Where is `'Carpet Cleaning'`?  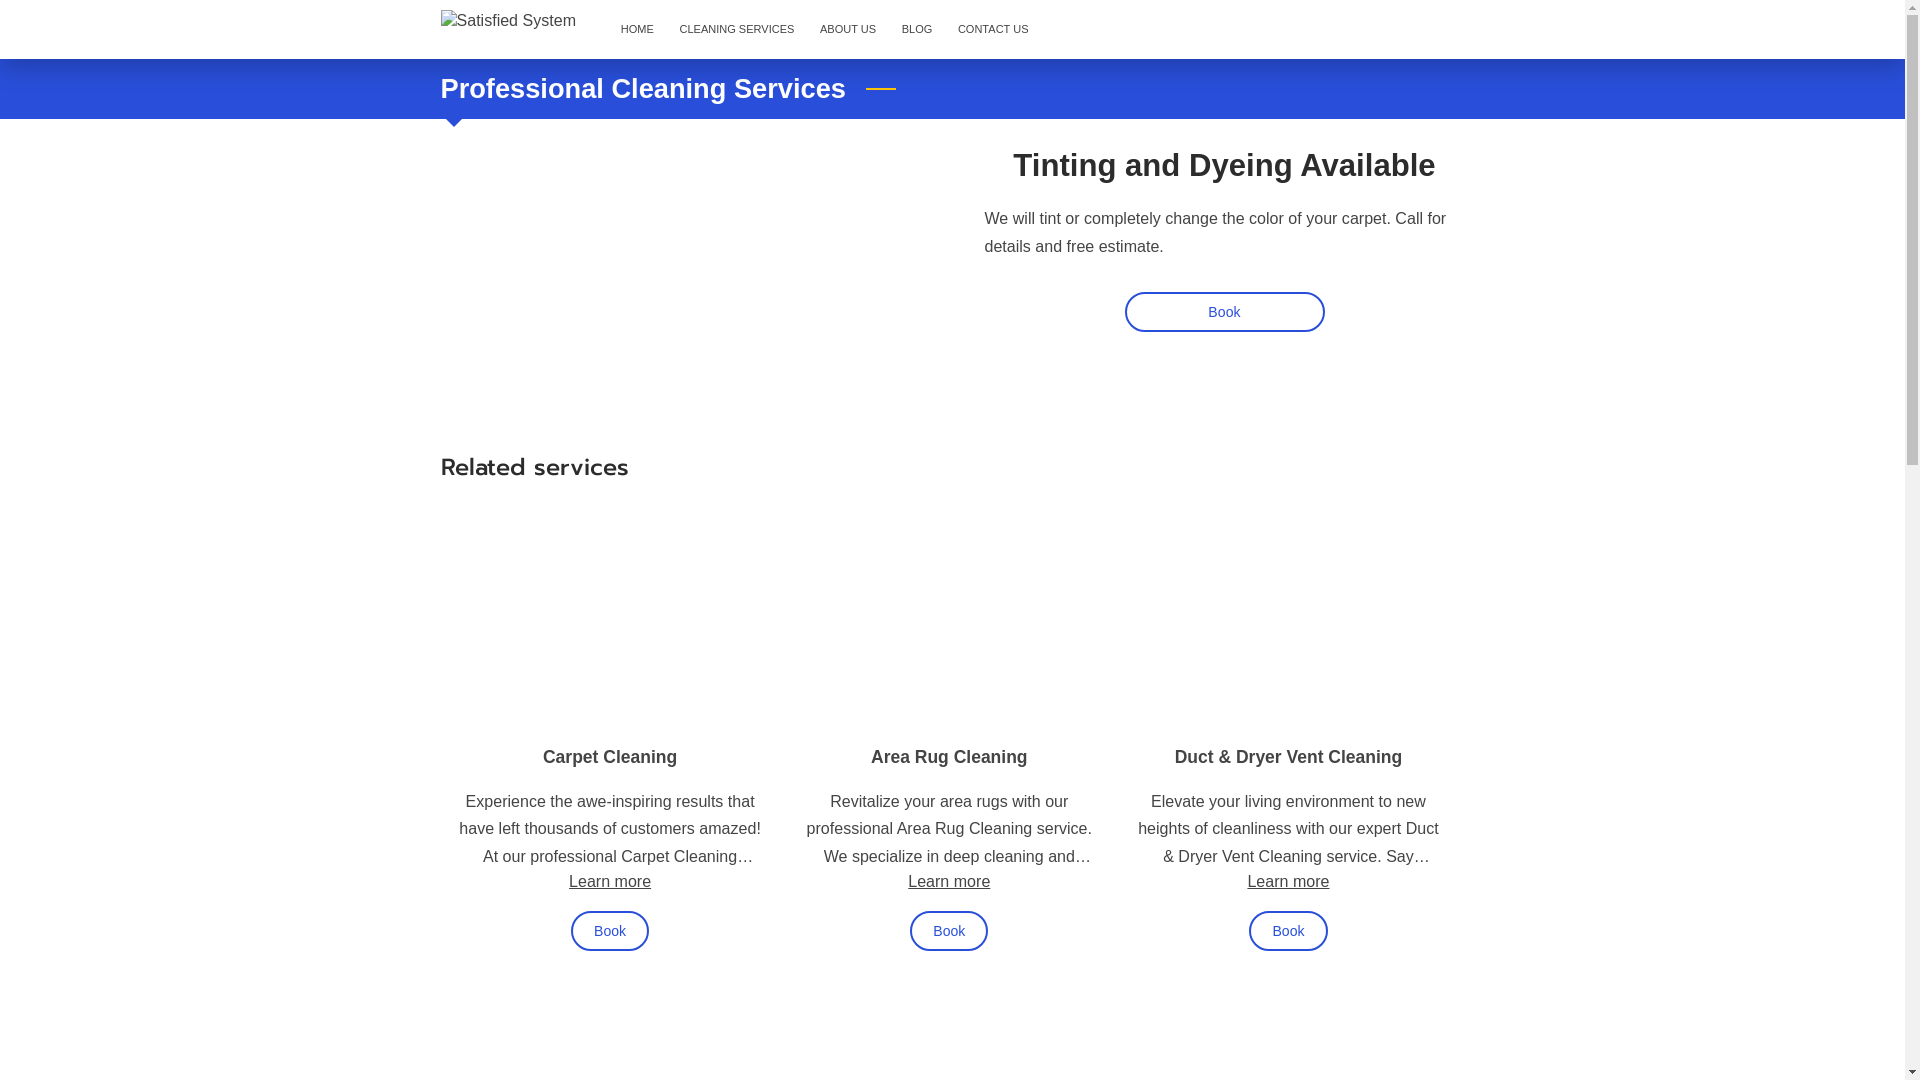
'Carpet Cleaning' is located at coordinates (608, 756).